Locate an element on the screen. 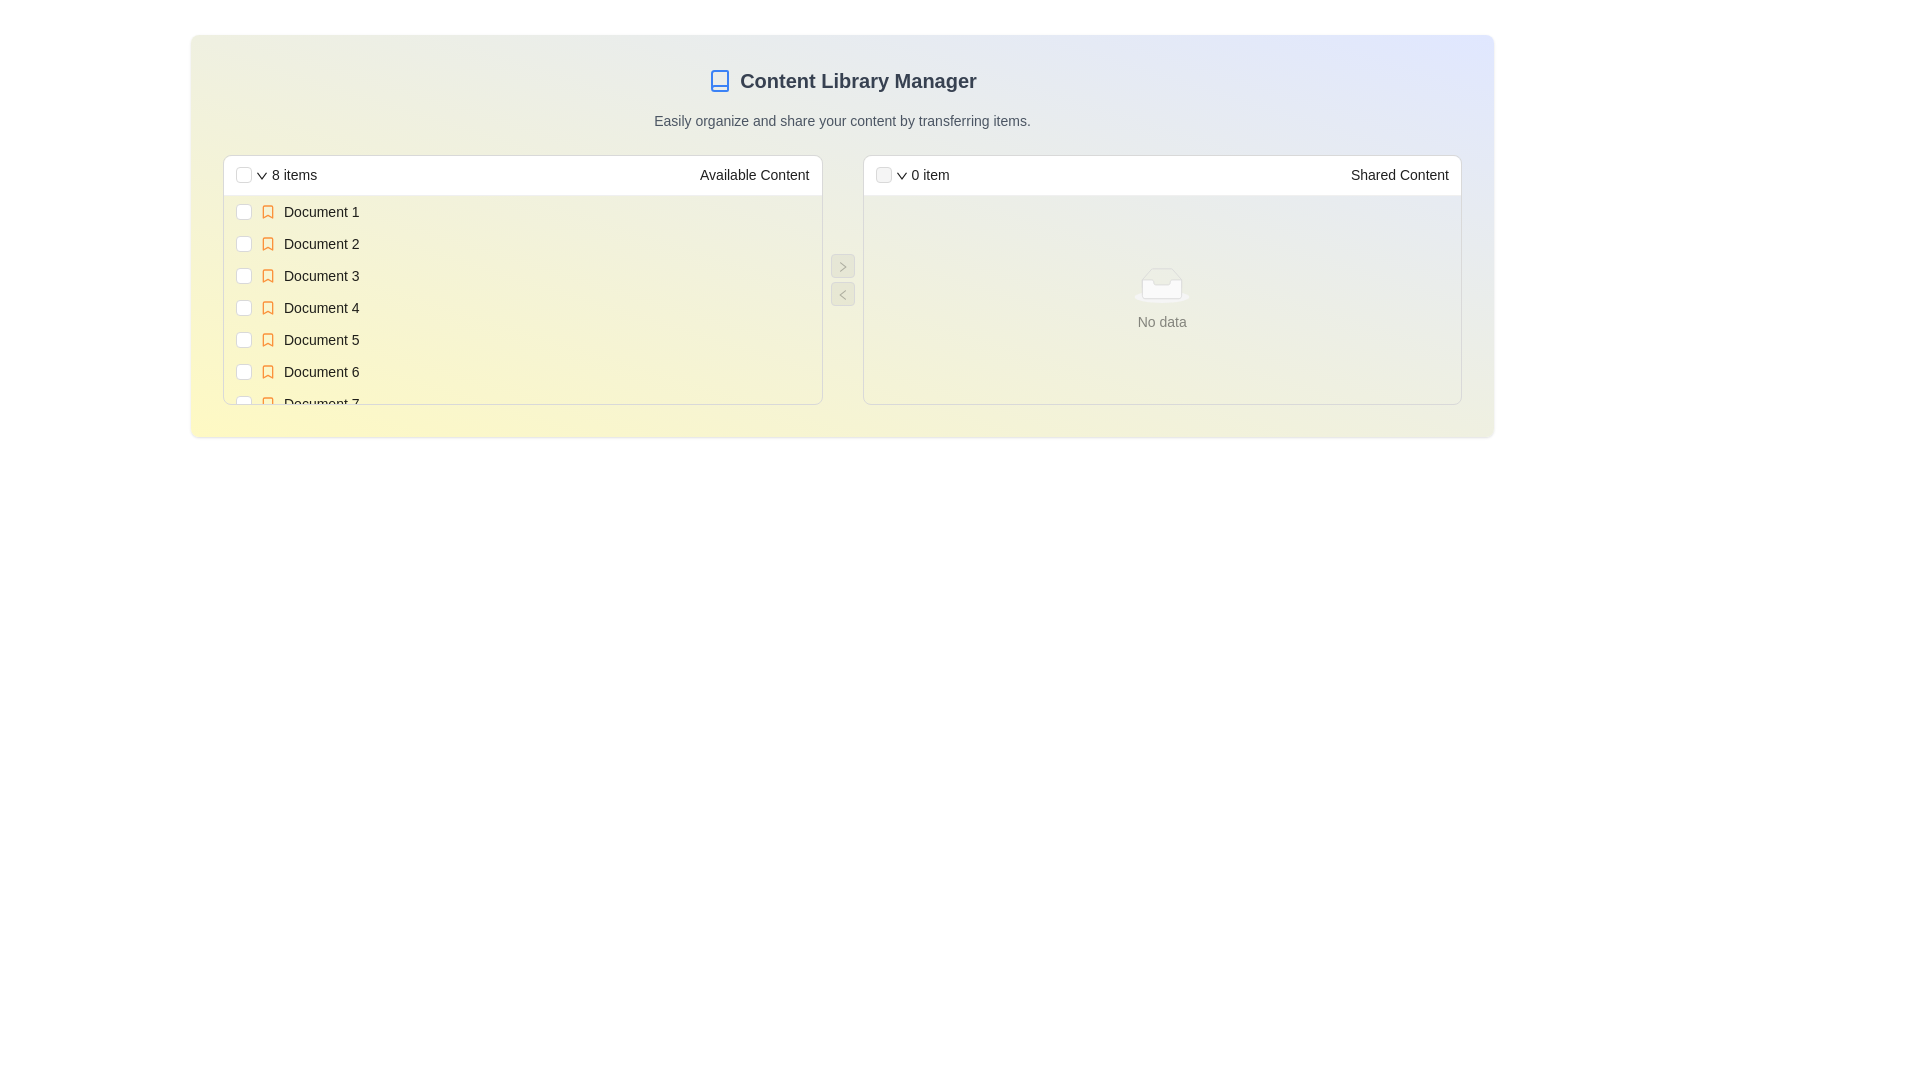  the text label displaying 'Document 7' is located at coordinates (321, 404).